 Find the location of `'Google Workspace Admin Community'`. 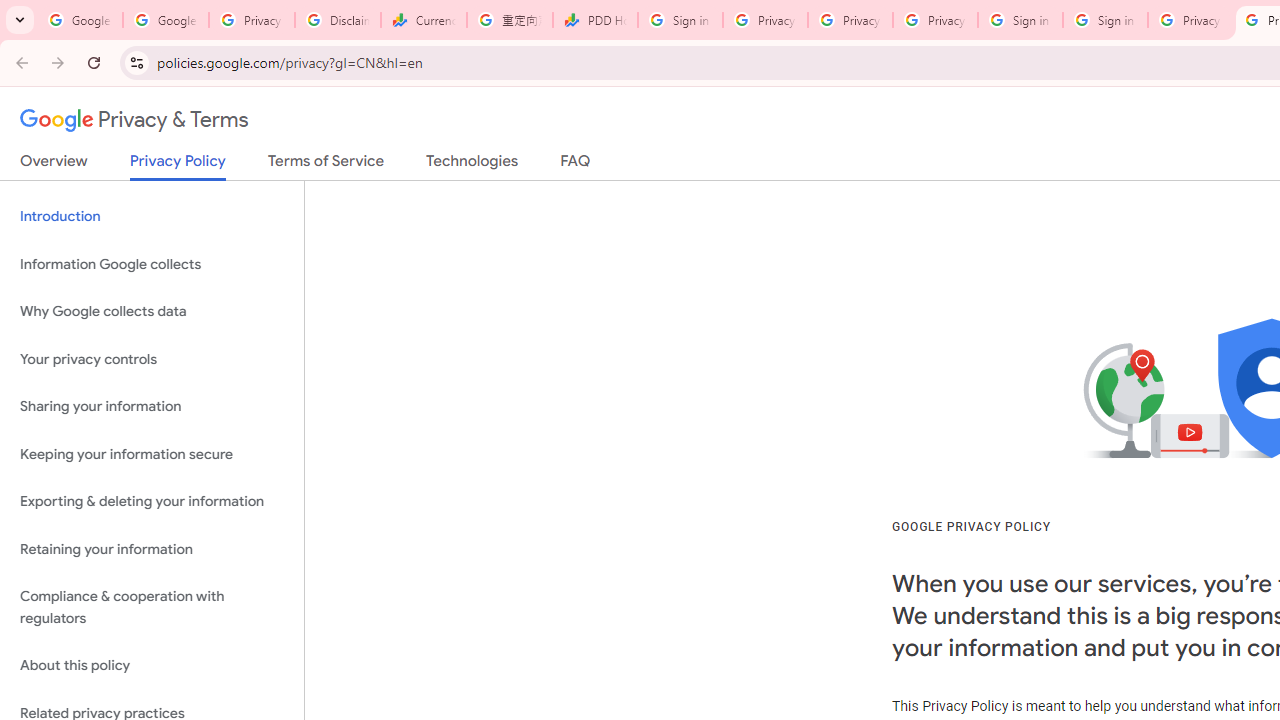

'Google Workspace Admin Community' is located at coordinates (80, 20).